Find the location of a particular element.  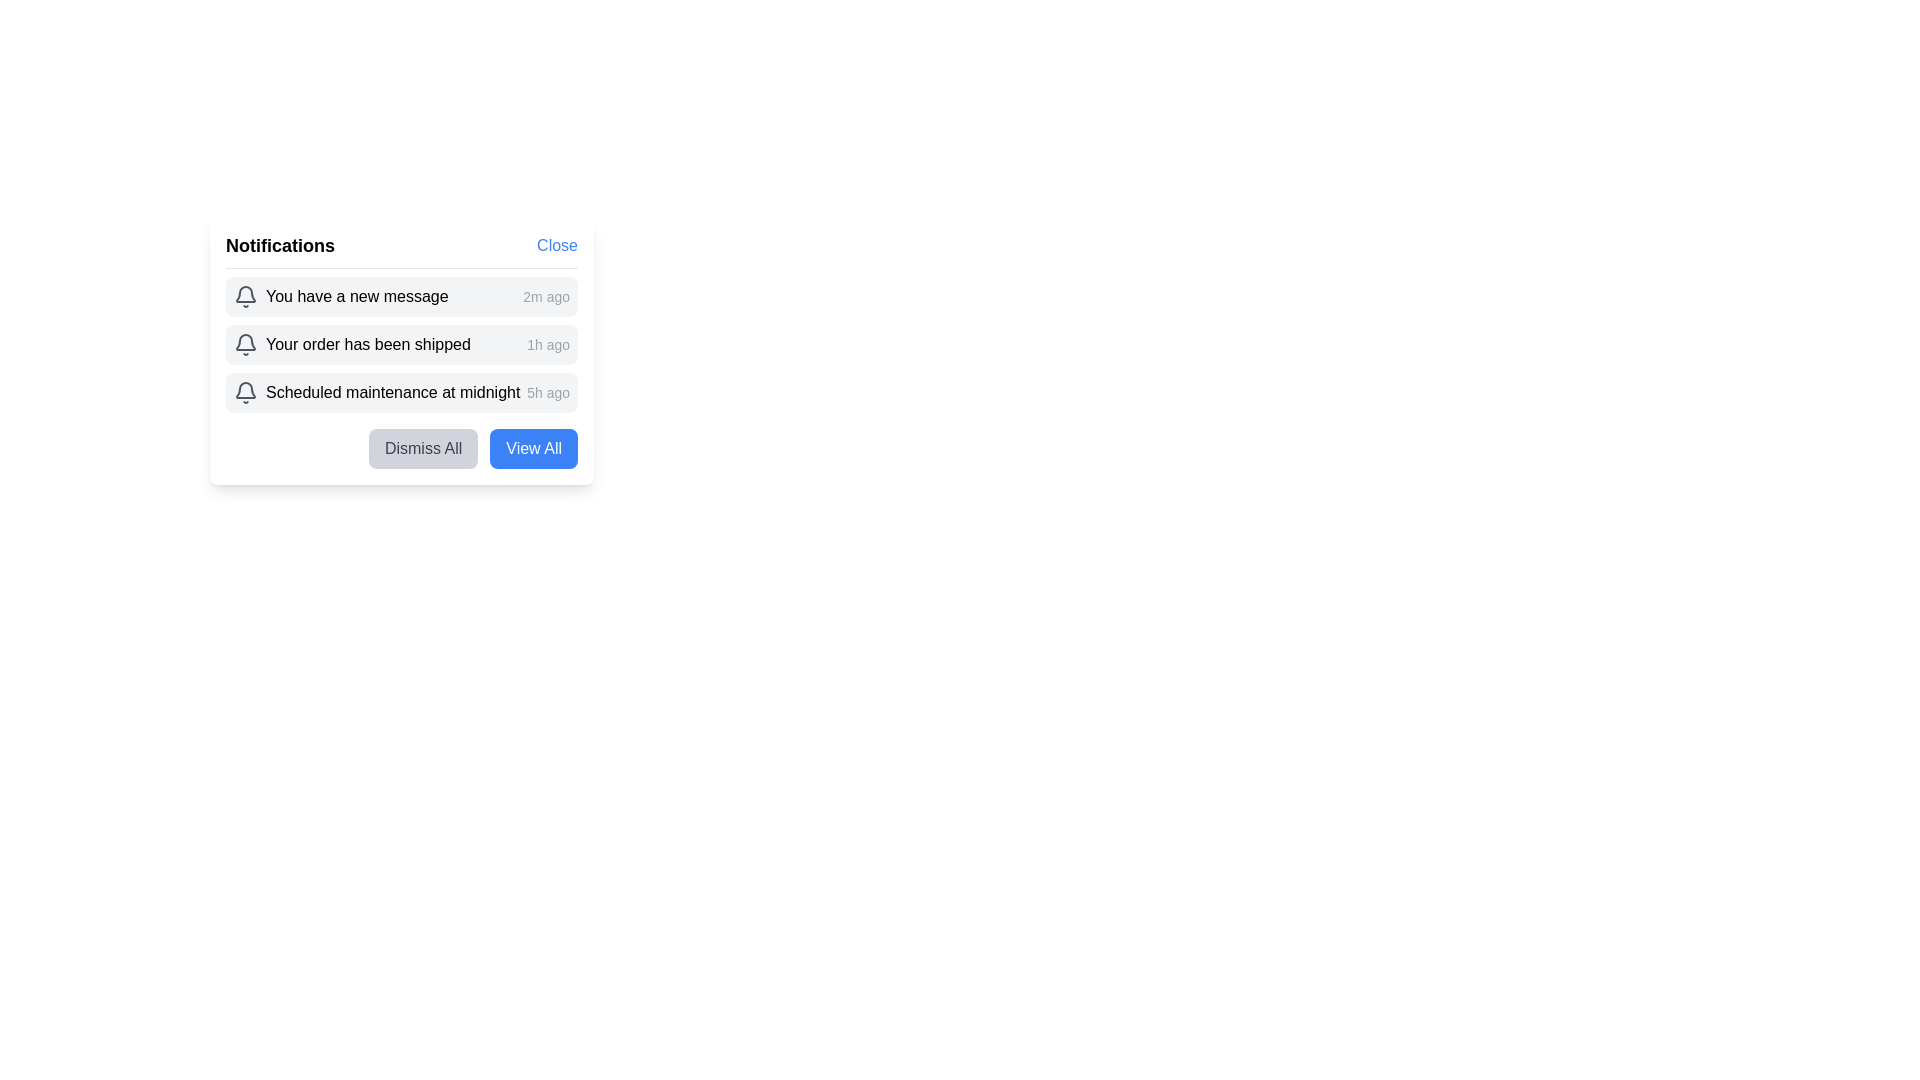

the SVG icon representing the third notification in the notifications panel, which indicates the type of notification associated with the list item is located at coordinates (244, 390).